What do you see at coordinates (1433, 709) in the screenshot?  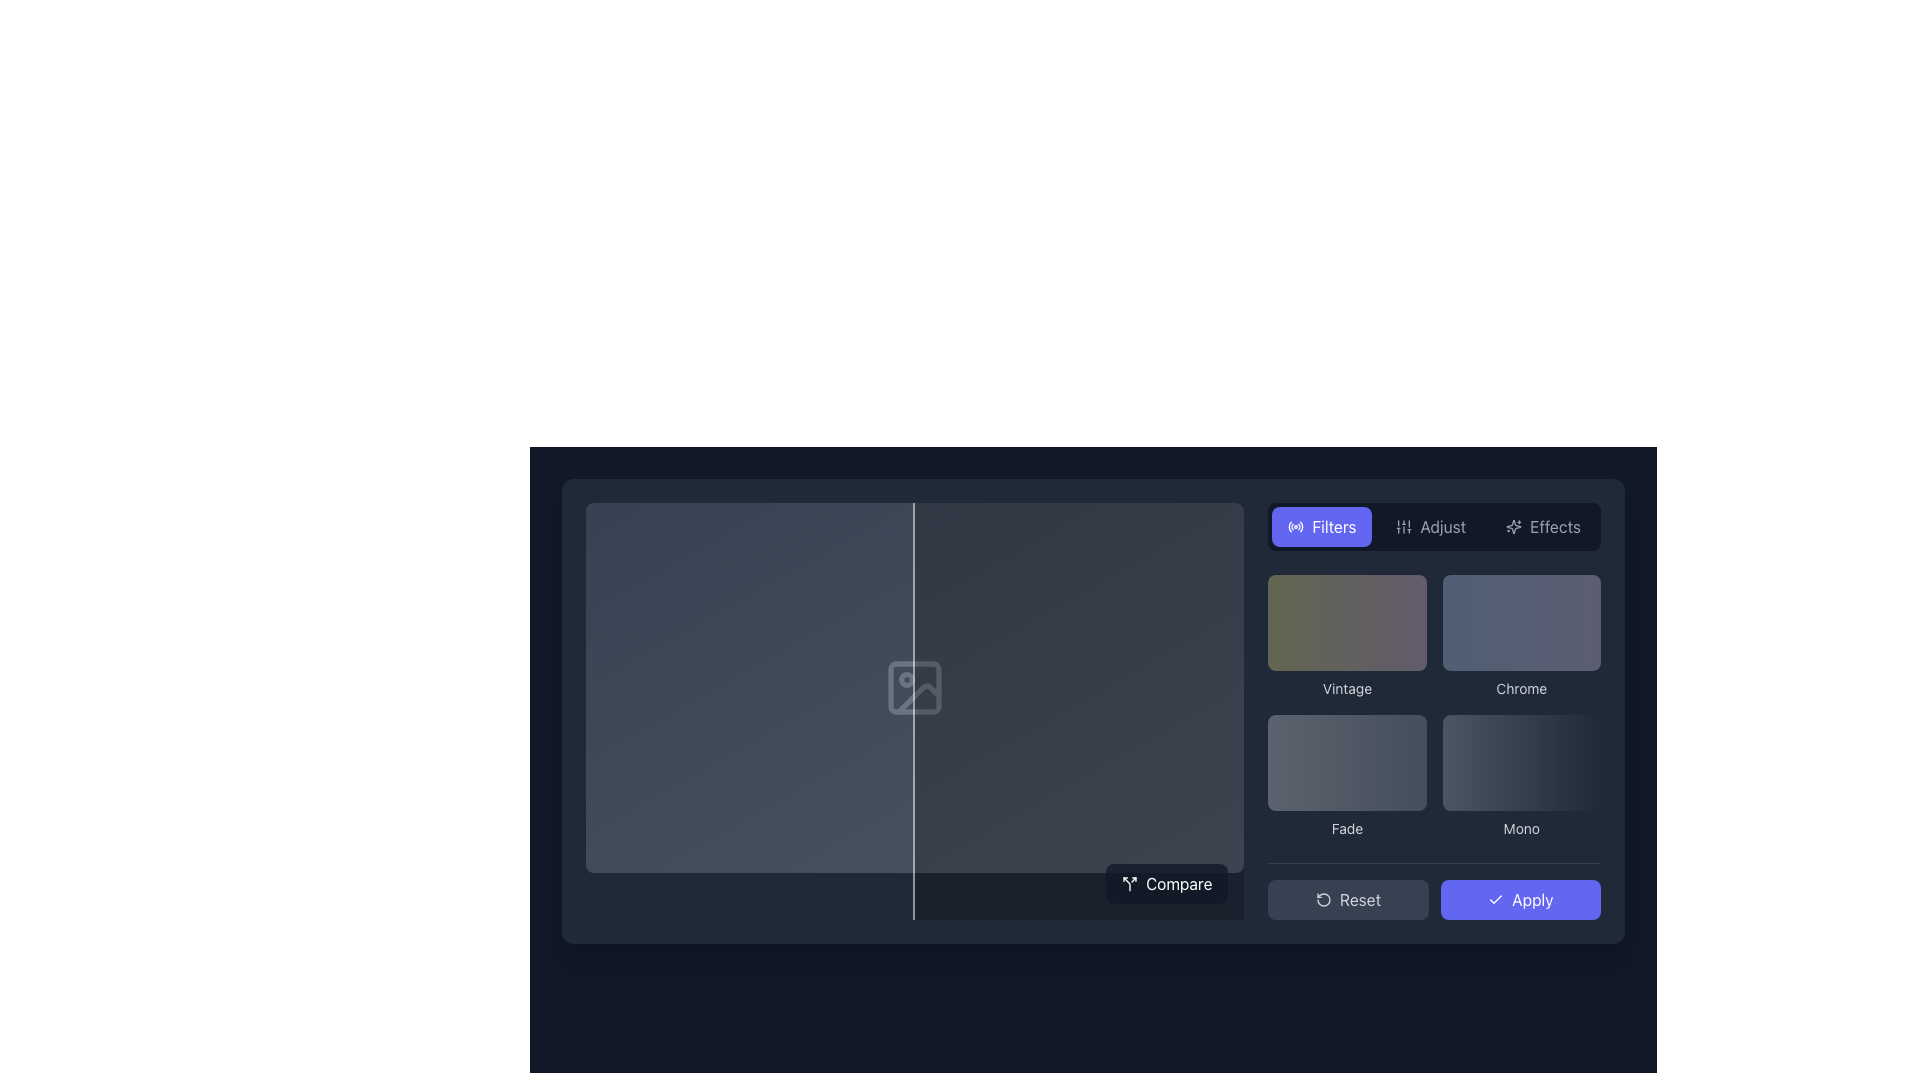 I see `the swatch in the Grid of selectable options` at bounding box center [1433, 709].